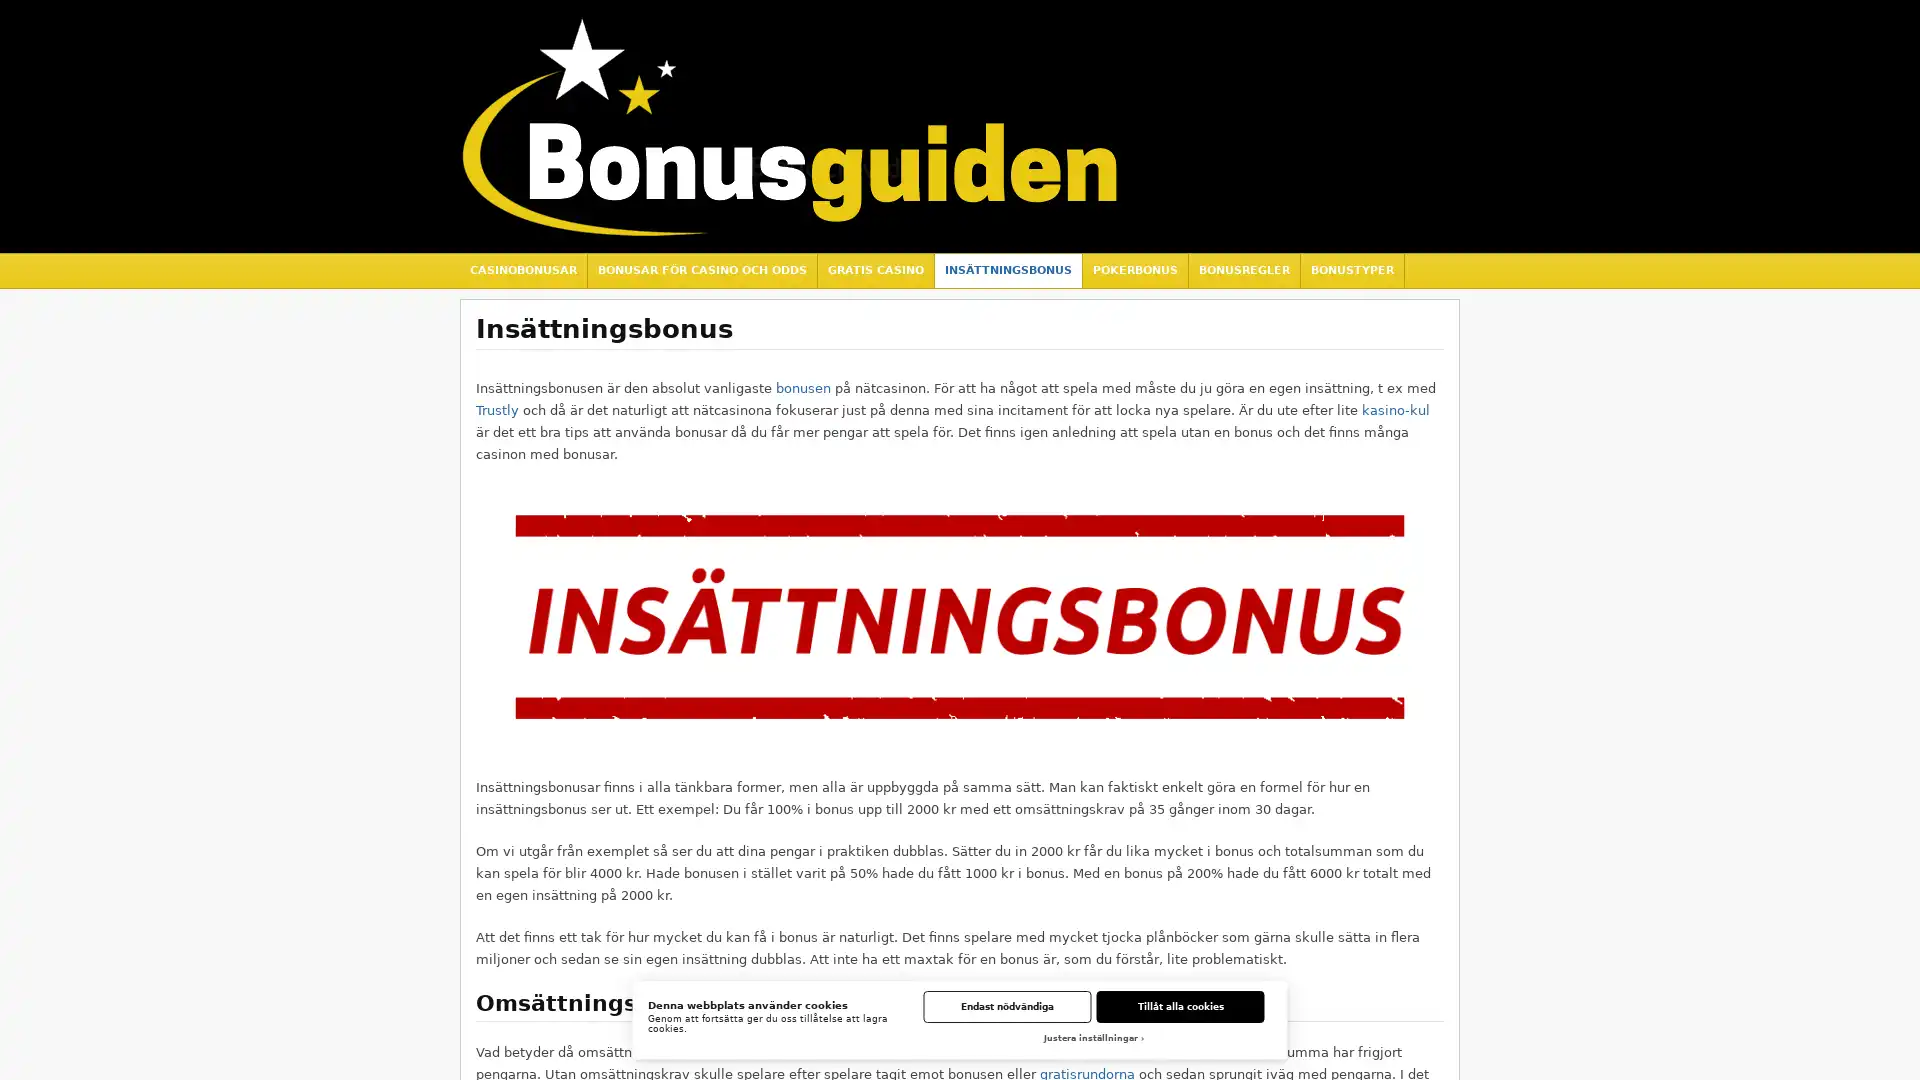 This screenshot has width=1920, height=1080. What do you see at coordinates (1180, 1006) in the screenshot?
I see `Tillat alla cookies` at bounding box center [1180, 1006].